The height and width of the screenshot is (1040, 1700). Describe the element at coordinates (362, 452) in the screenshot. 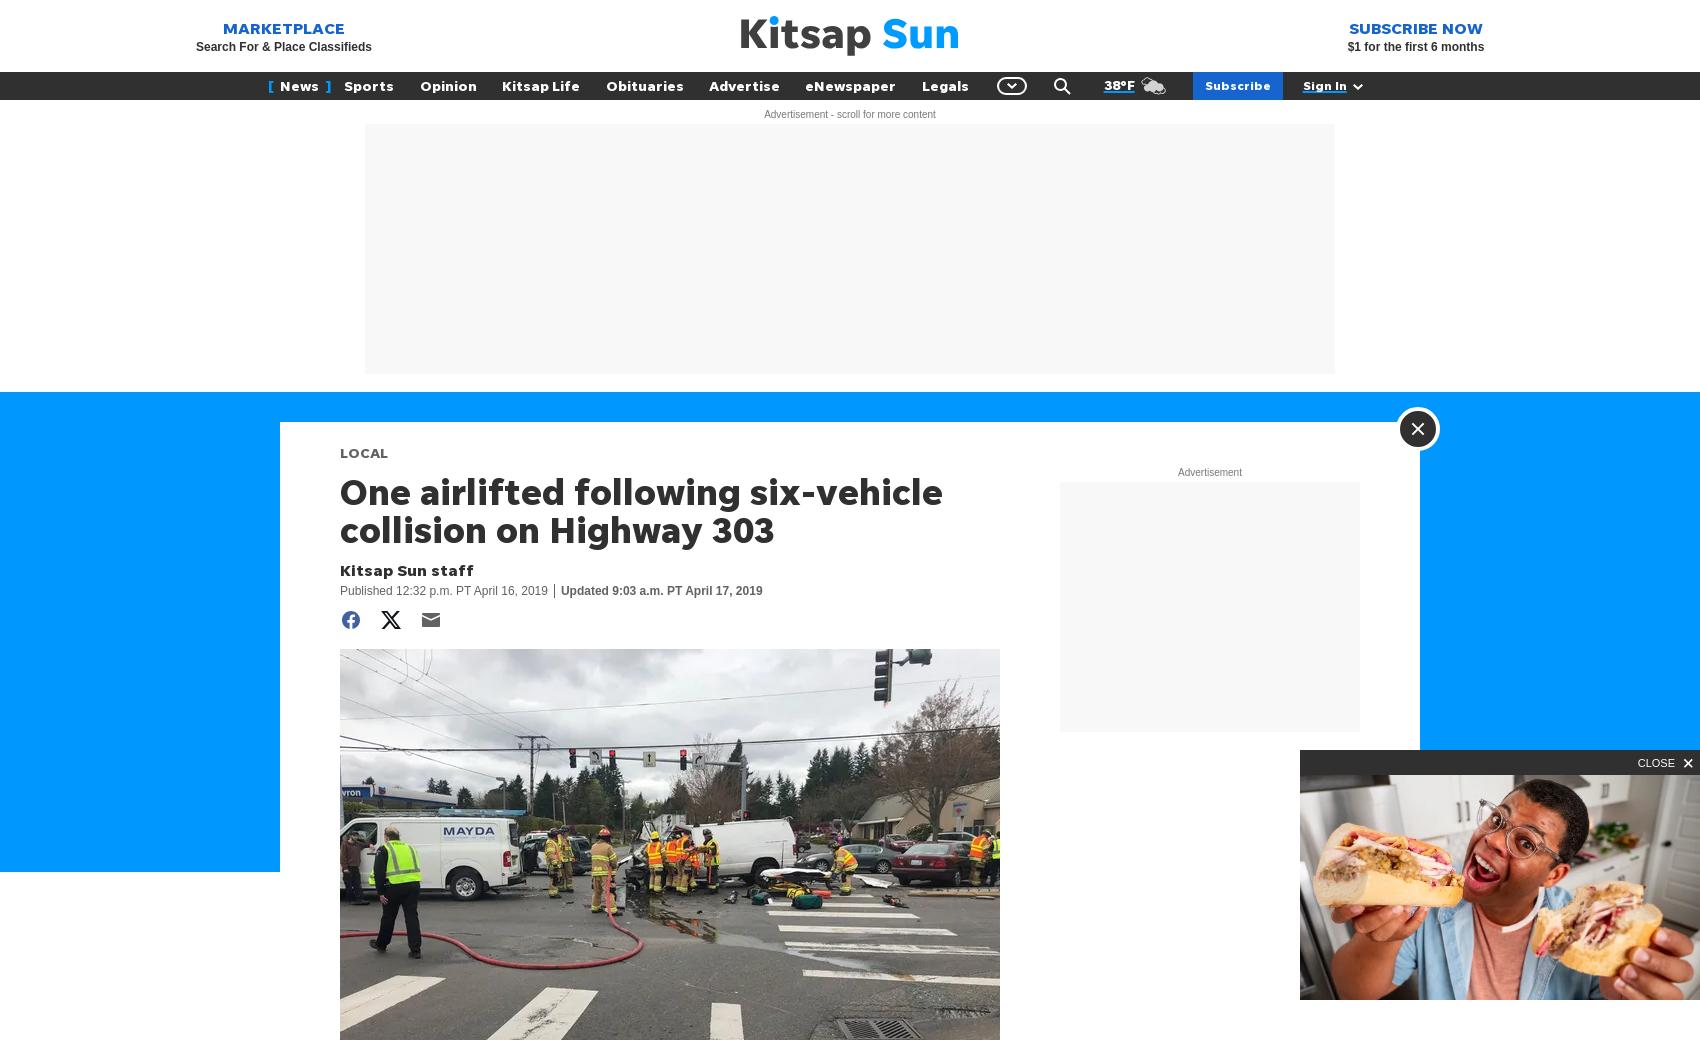

I see `'LOCAL'` at that location.